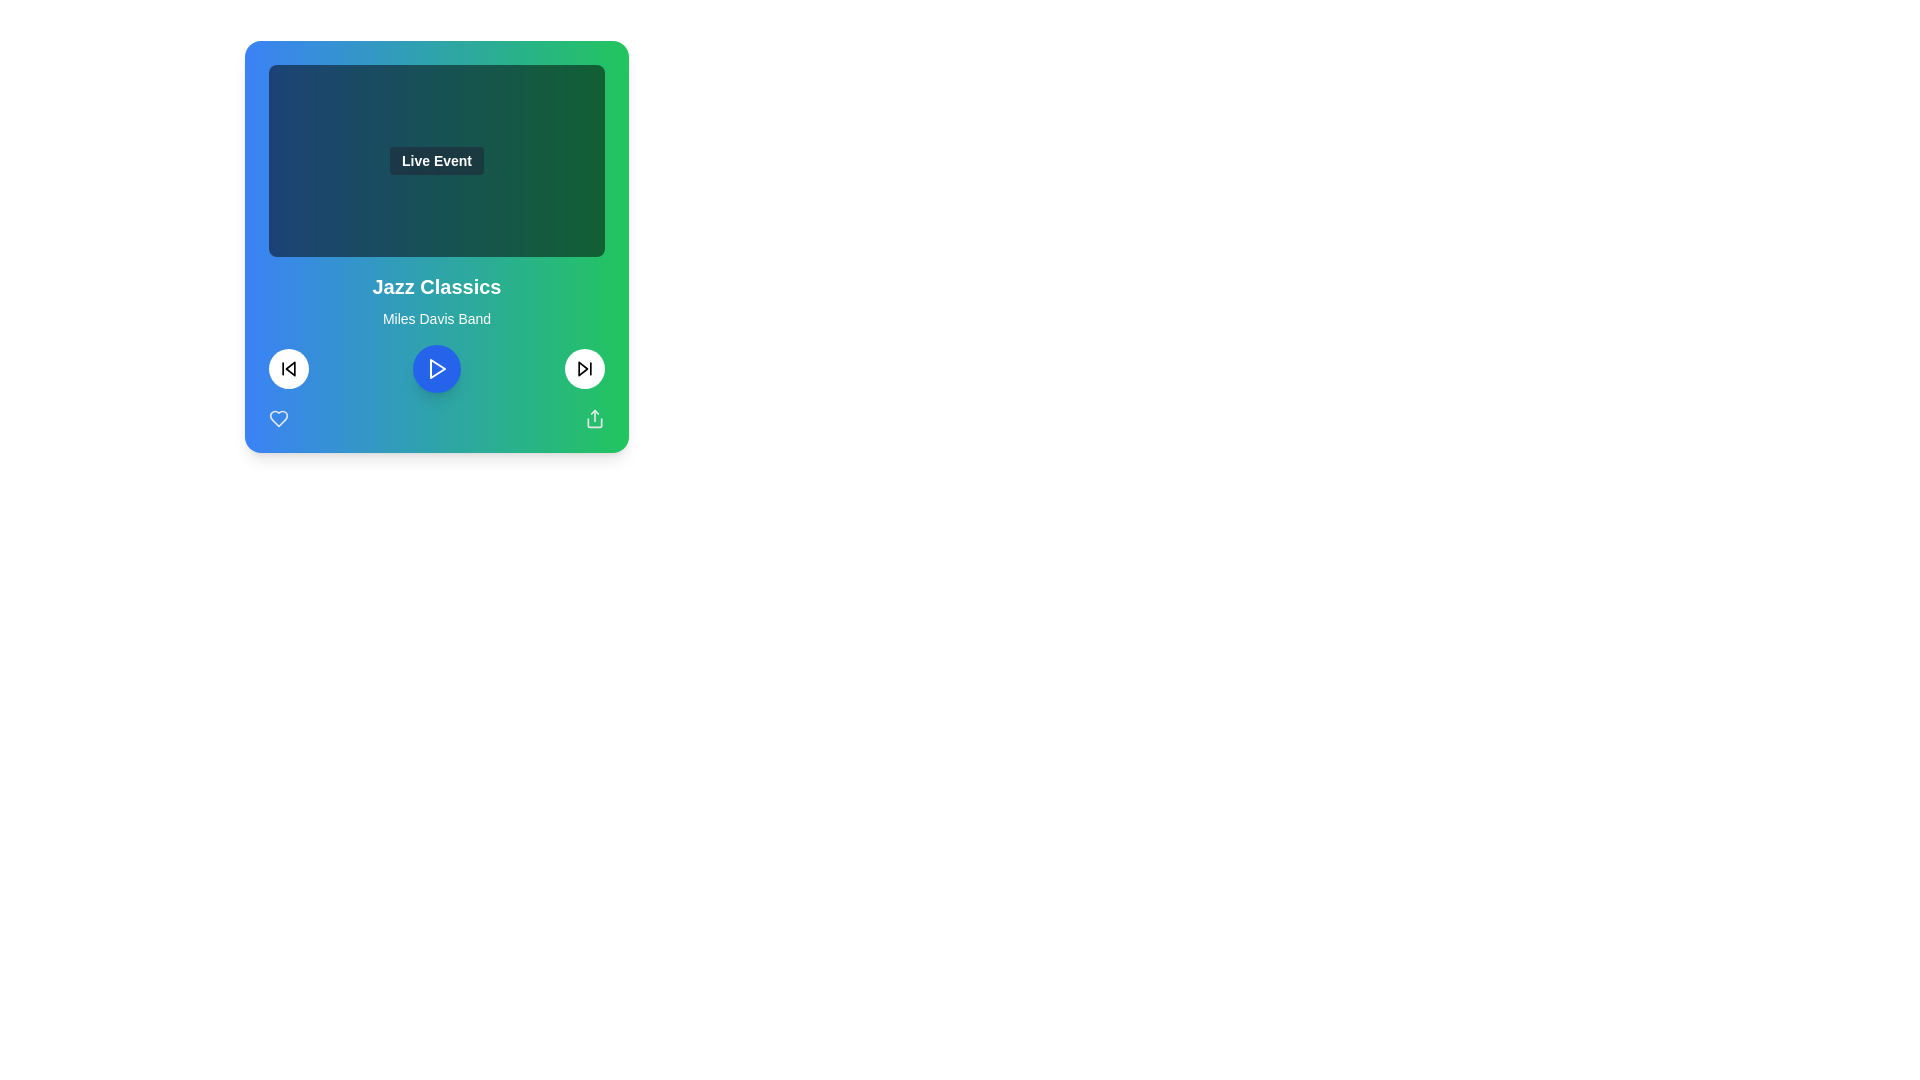  I want to click on the backward skip icon button located inside the circular button on the bottom-left segment of the media playback interface to skip backward or replay the previous track, so click(287, 369).